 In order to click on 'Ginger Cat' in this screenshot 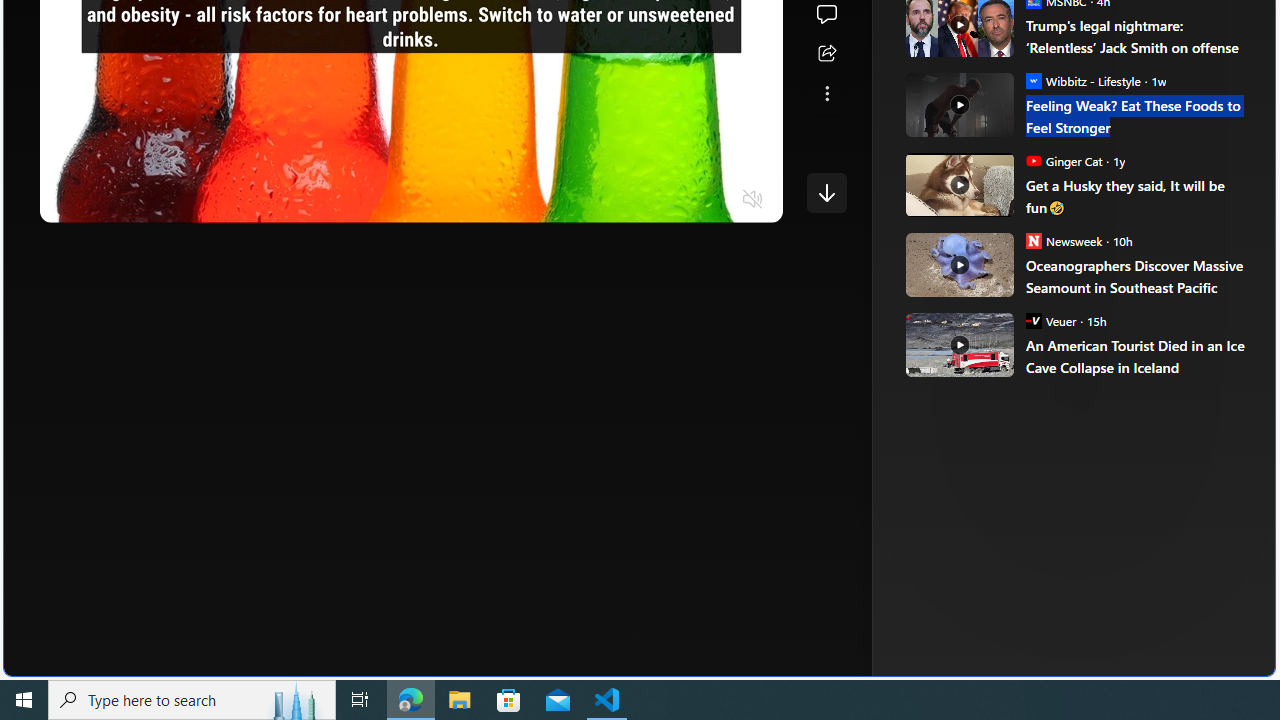, I will do `click(1033, 159)`.